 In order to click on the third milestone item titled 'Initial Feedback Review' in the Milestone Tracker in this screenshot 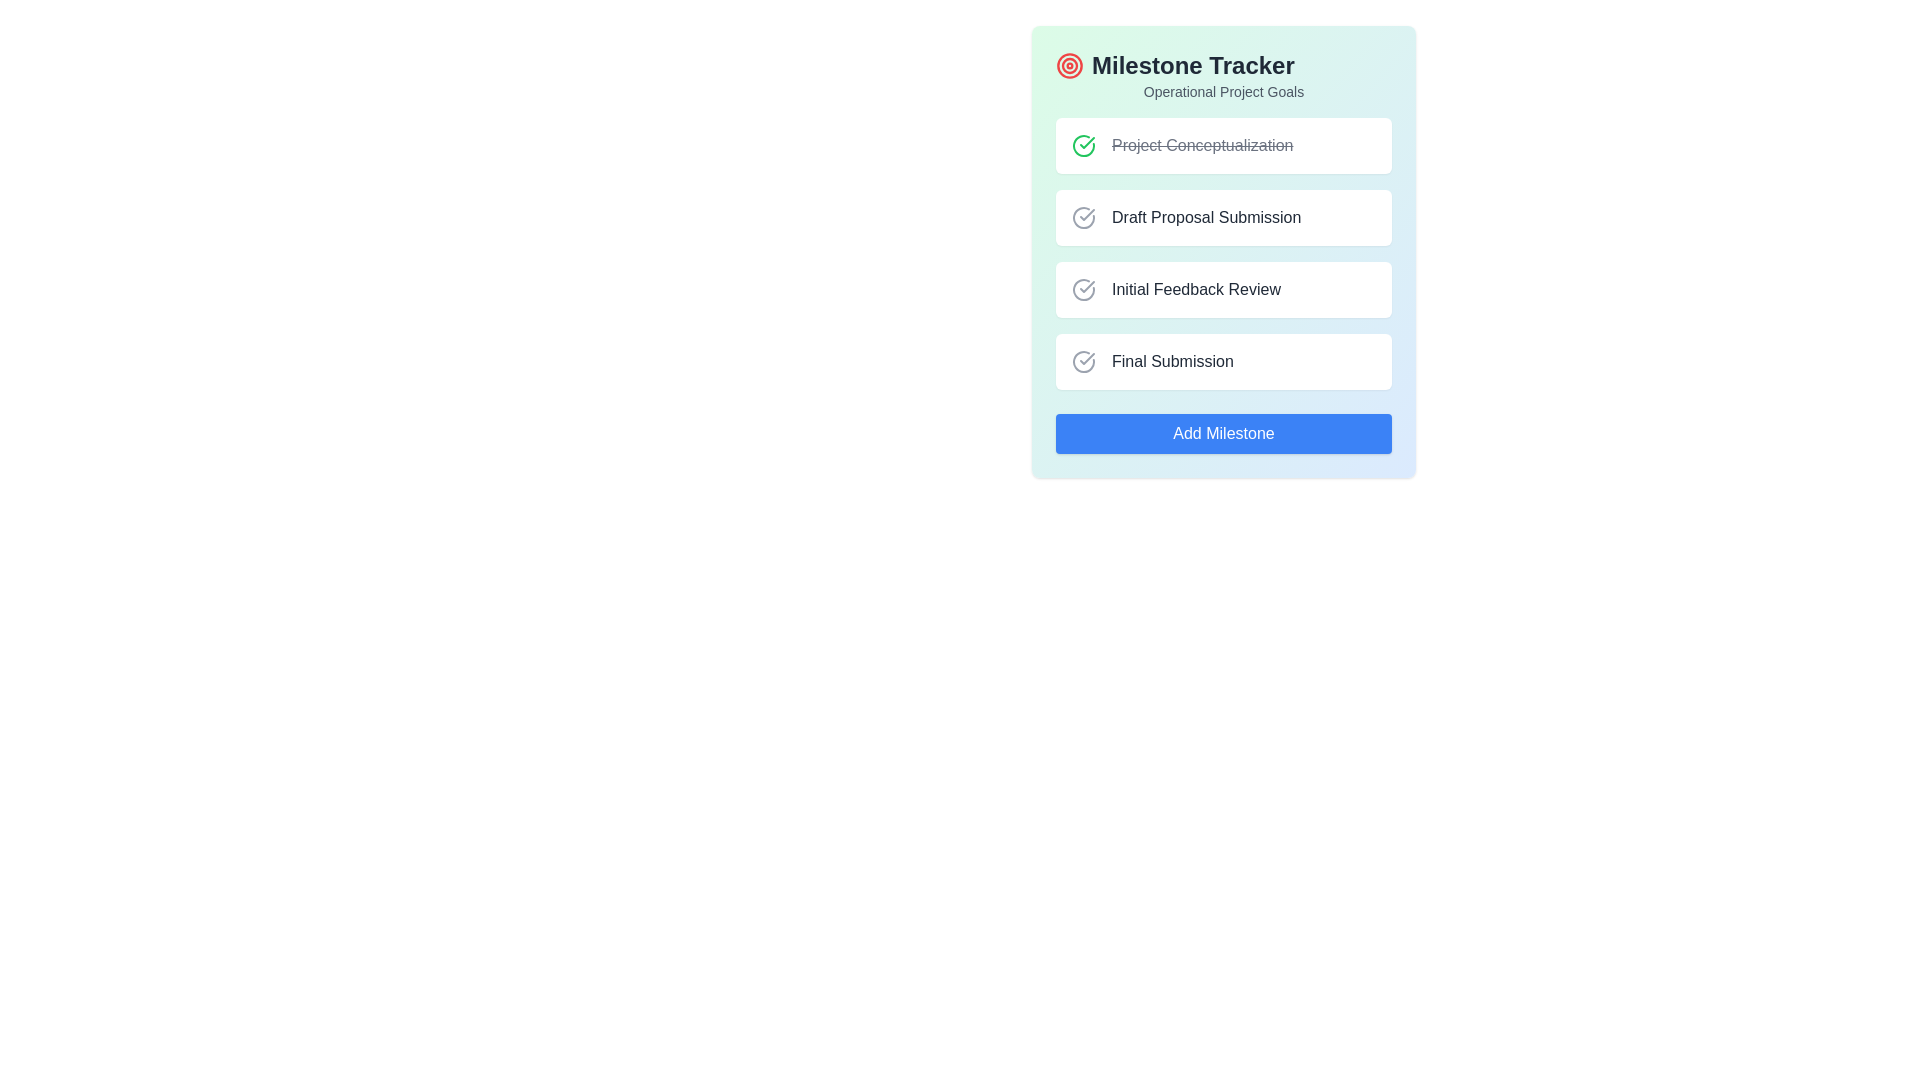, I will do `click(1223, 289)`.